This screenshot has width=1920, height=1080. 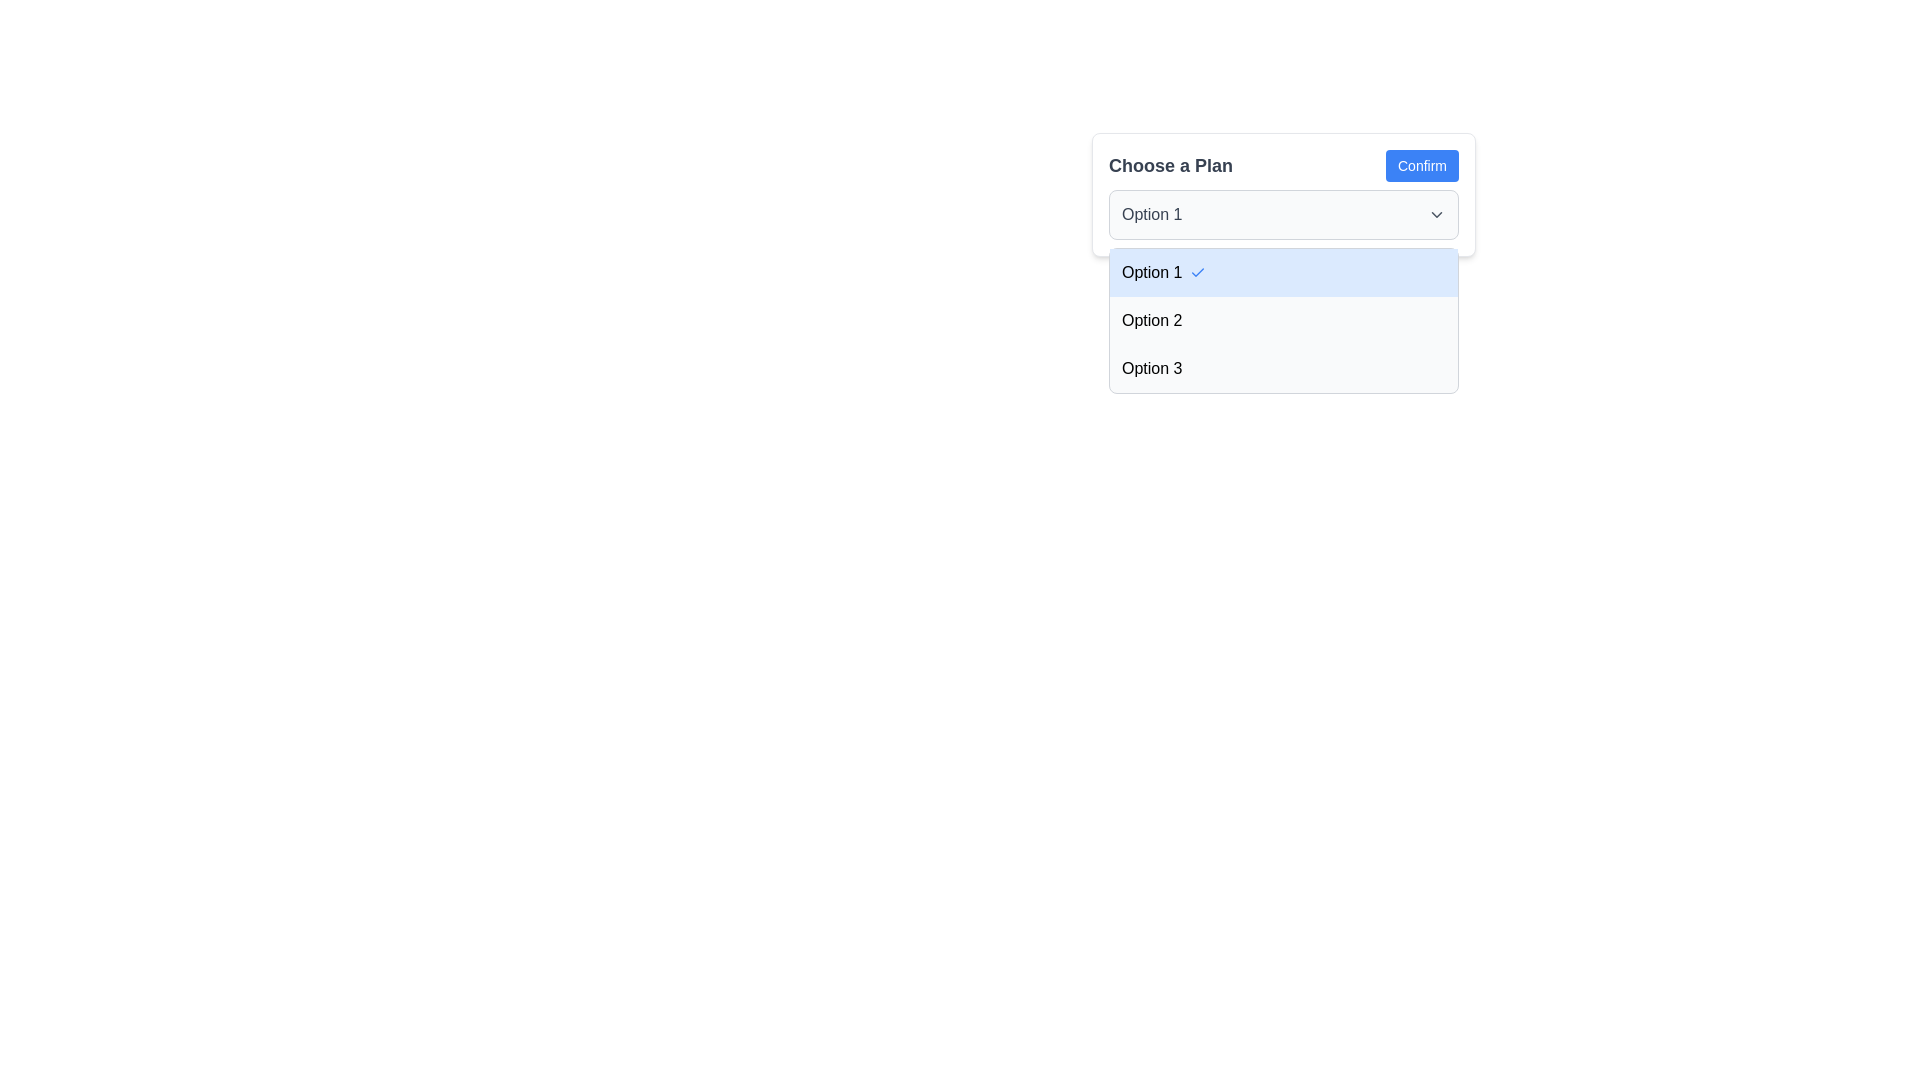 I want to click on the first dropdown list item displaying 'Option 1', so click(x=1283, y=273).